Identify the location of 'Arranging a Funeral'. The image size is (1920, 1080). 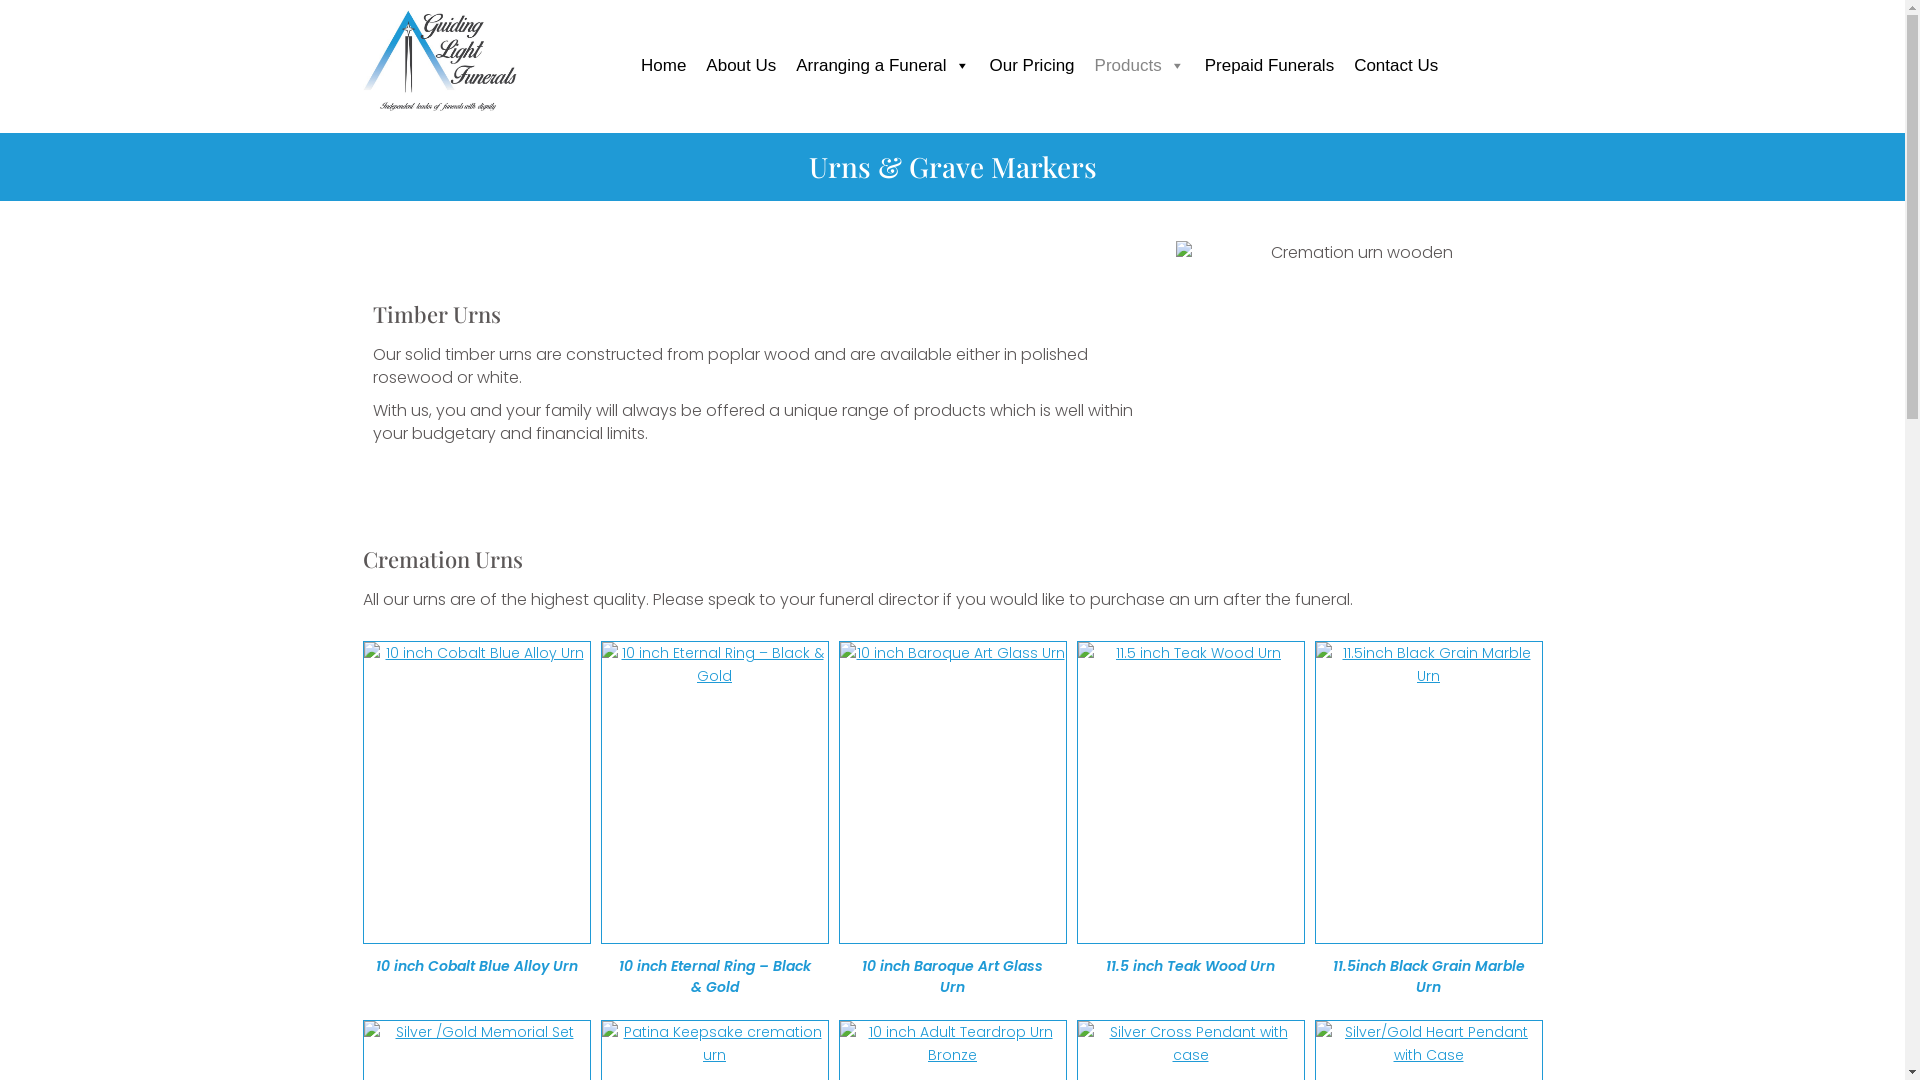
(881, 64).